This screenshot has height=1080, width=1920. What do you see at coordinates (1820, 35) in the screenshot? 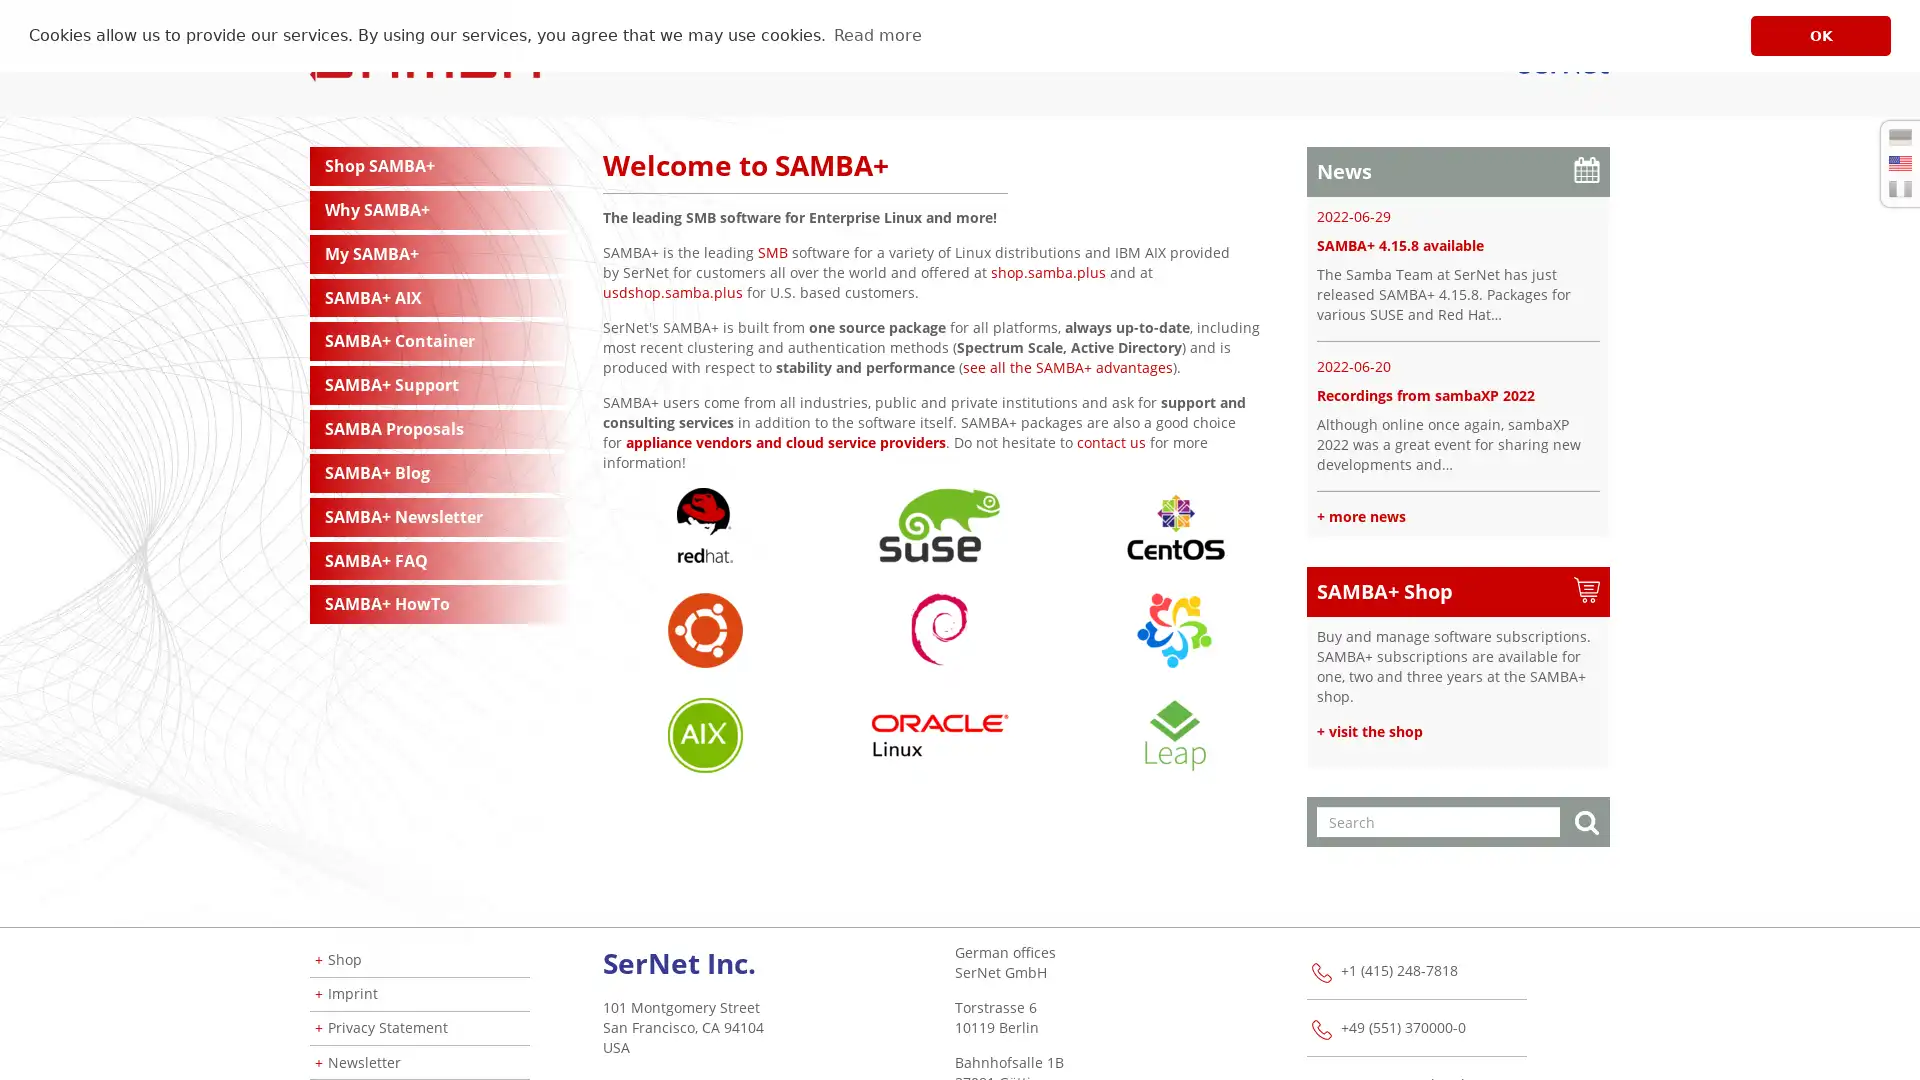
I see `dismiss cookie message` at bounding box center [1820, 35].